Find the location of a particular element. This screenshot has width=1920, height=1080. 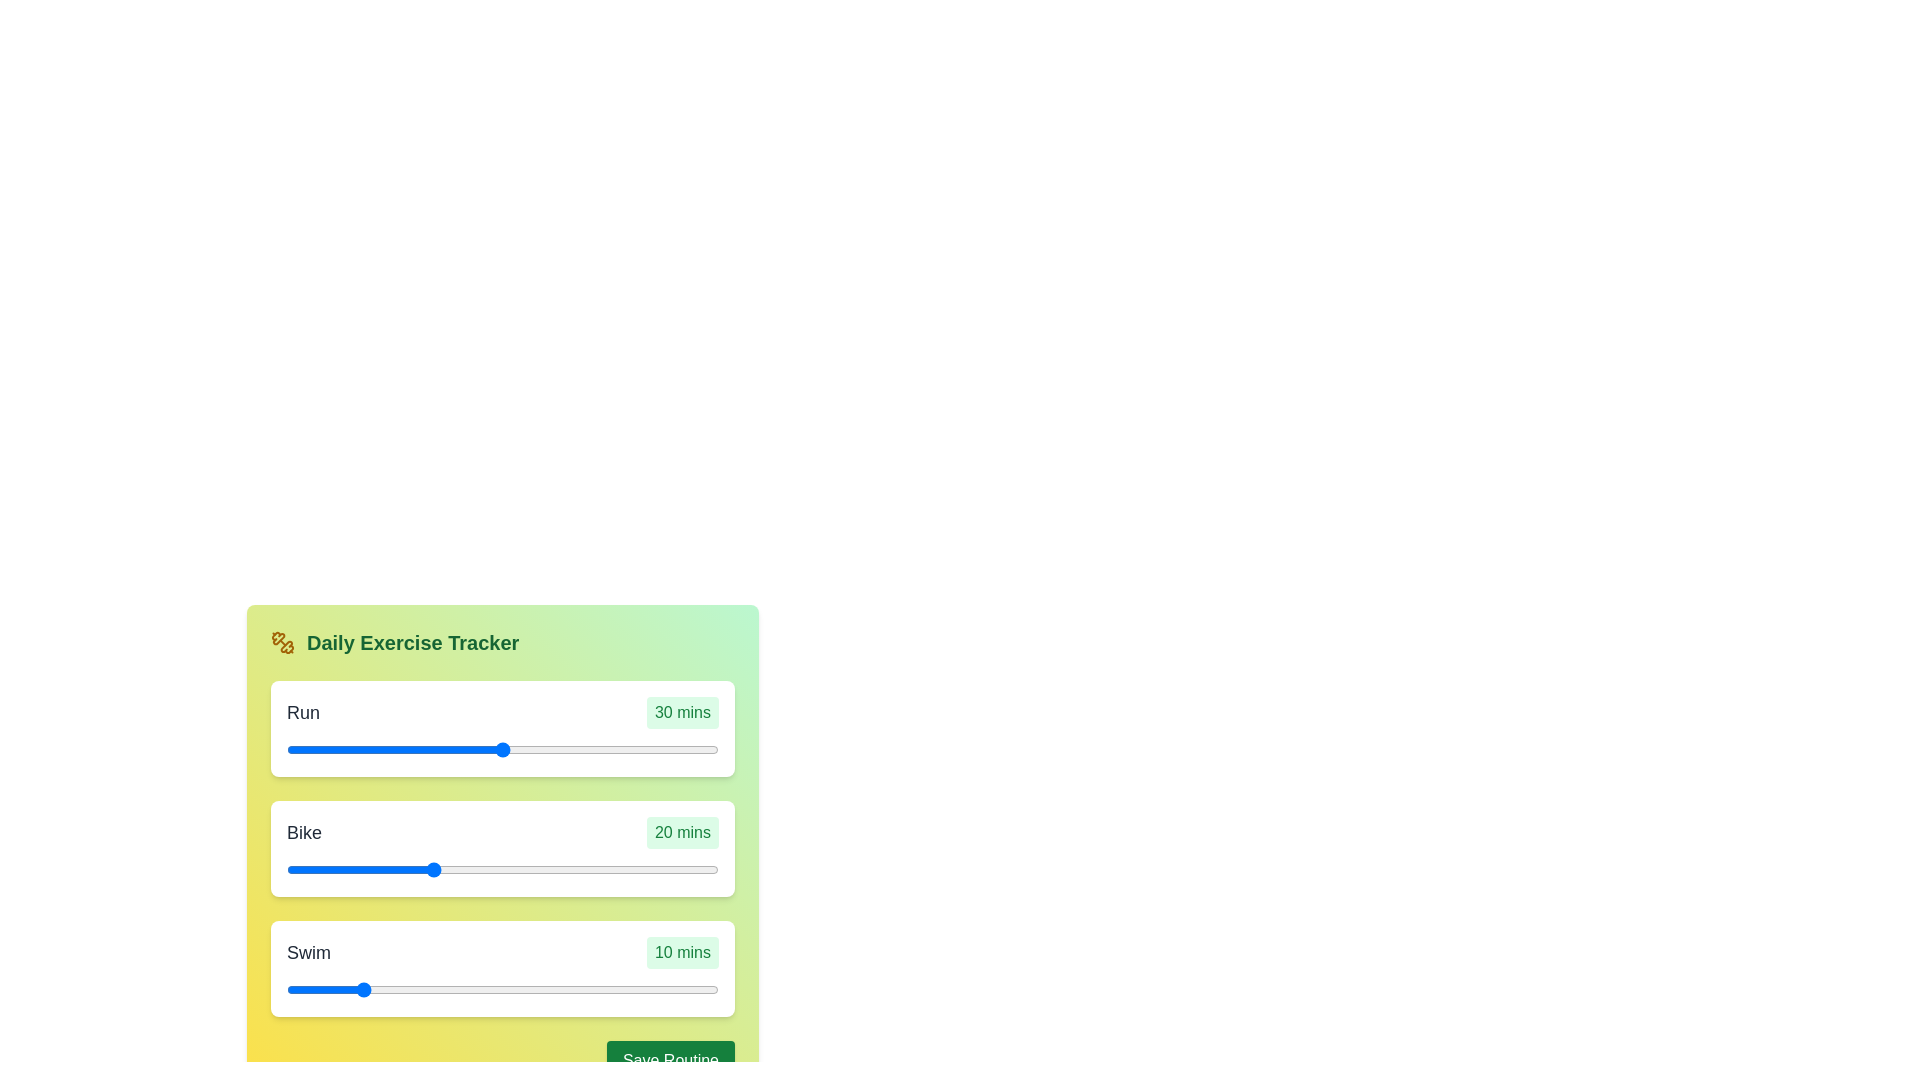

the duration of the 0 slider to 34 minutes is located at coordinates (624, 749).